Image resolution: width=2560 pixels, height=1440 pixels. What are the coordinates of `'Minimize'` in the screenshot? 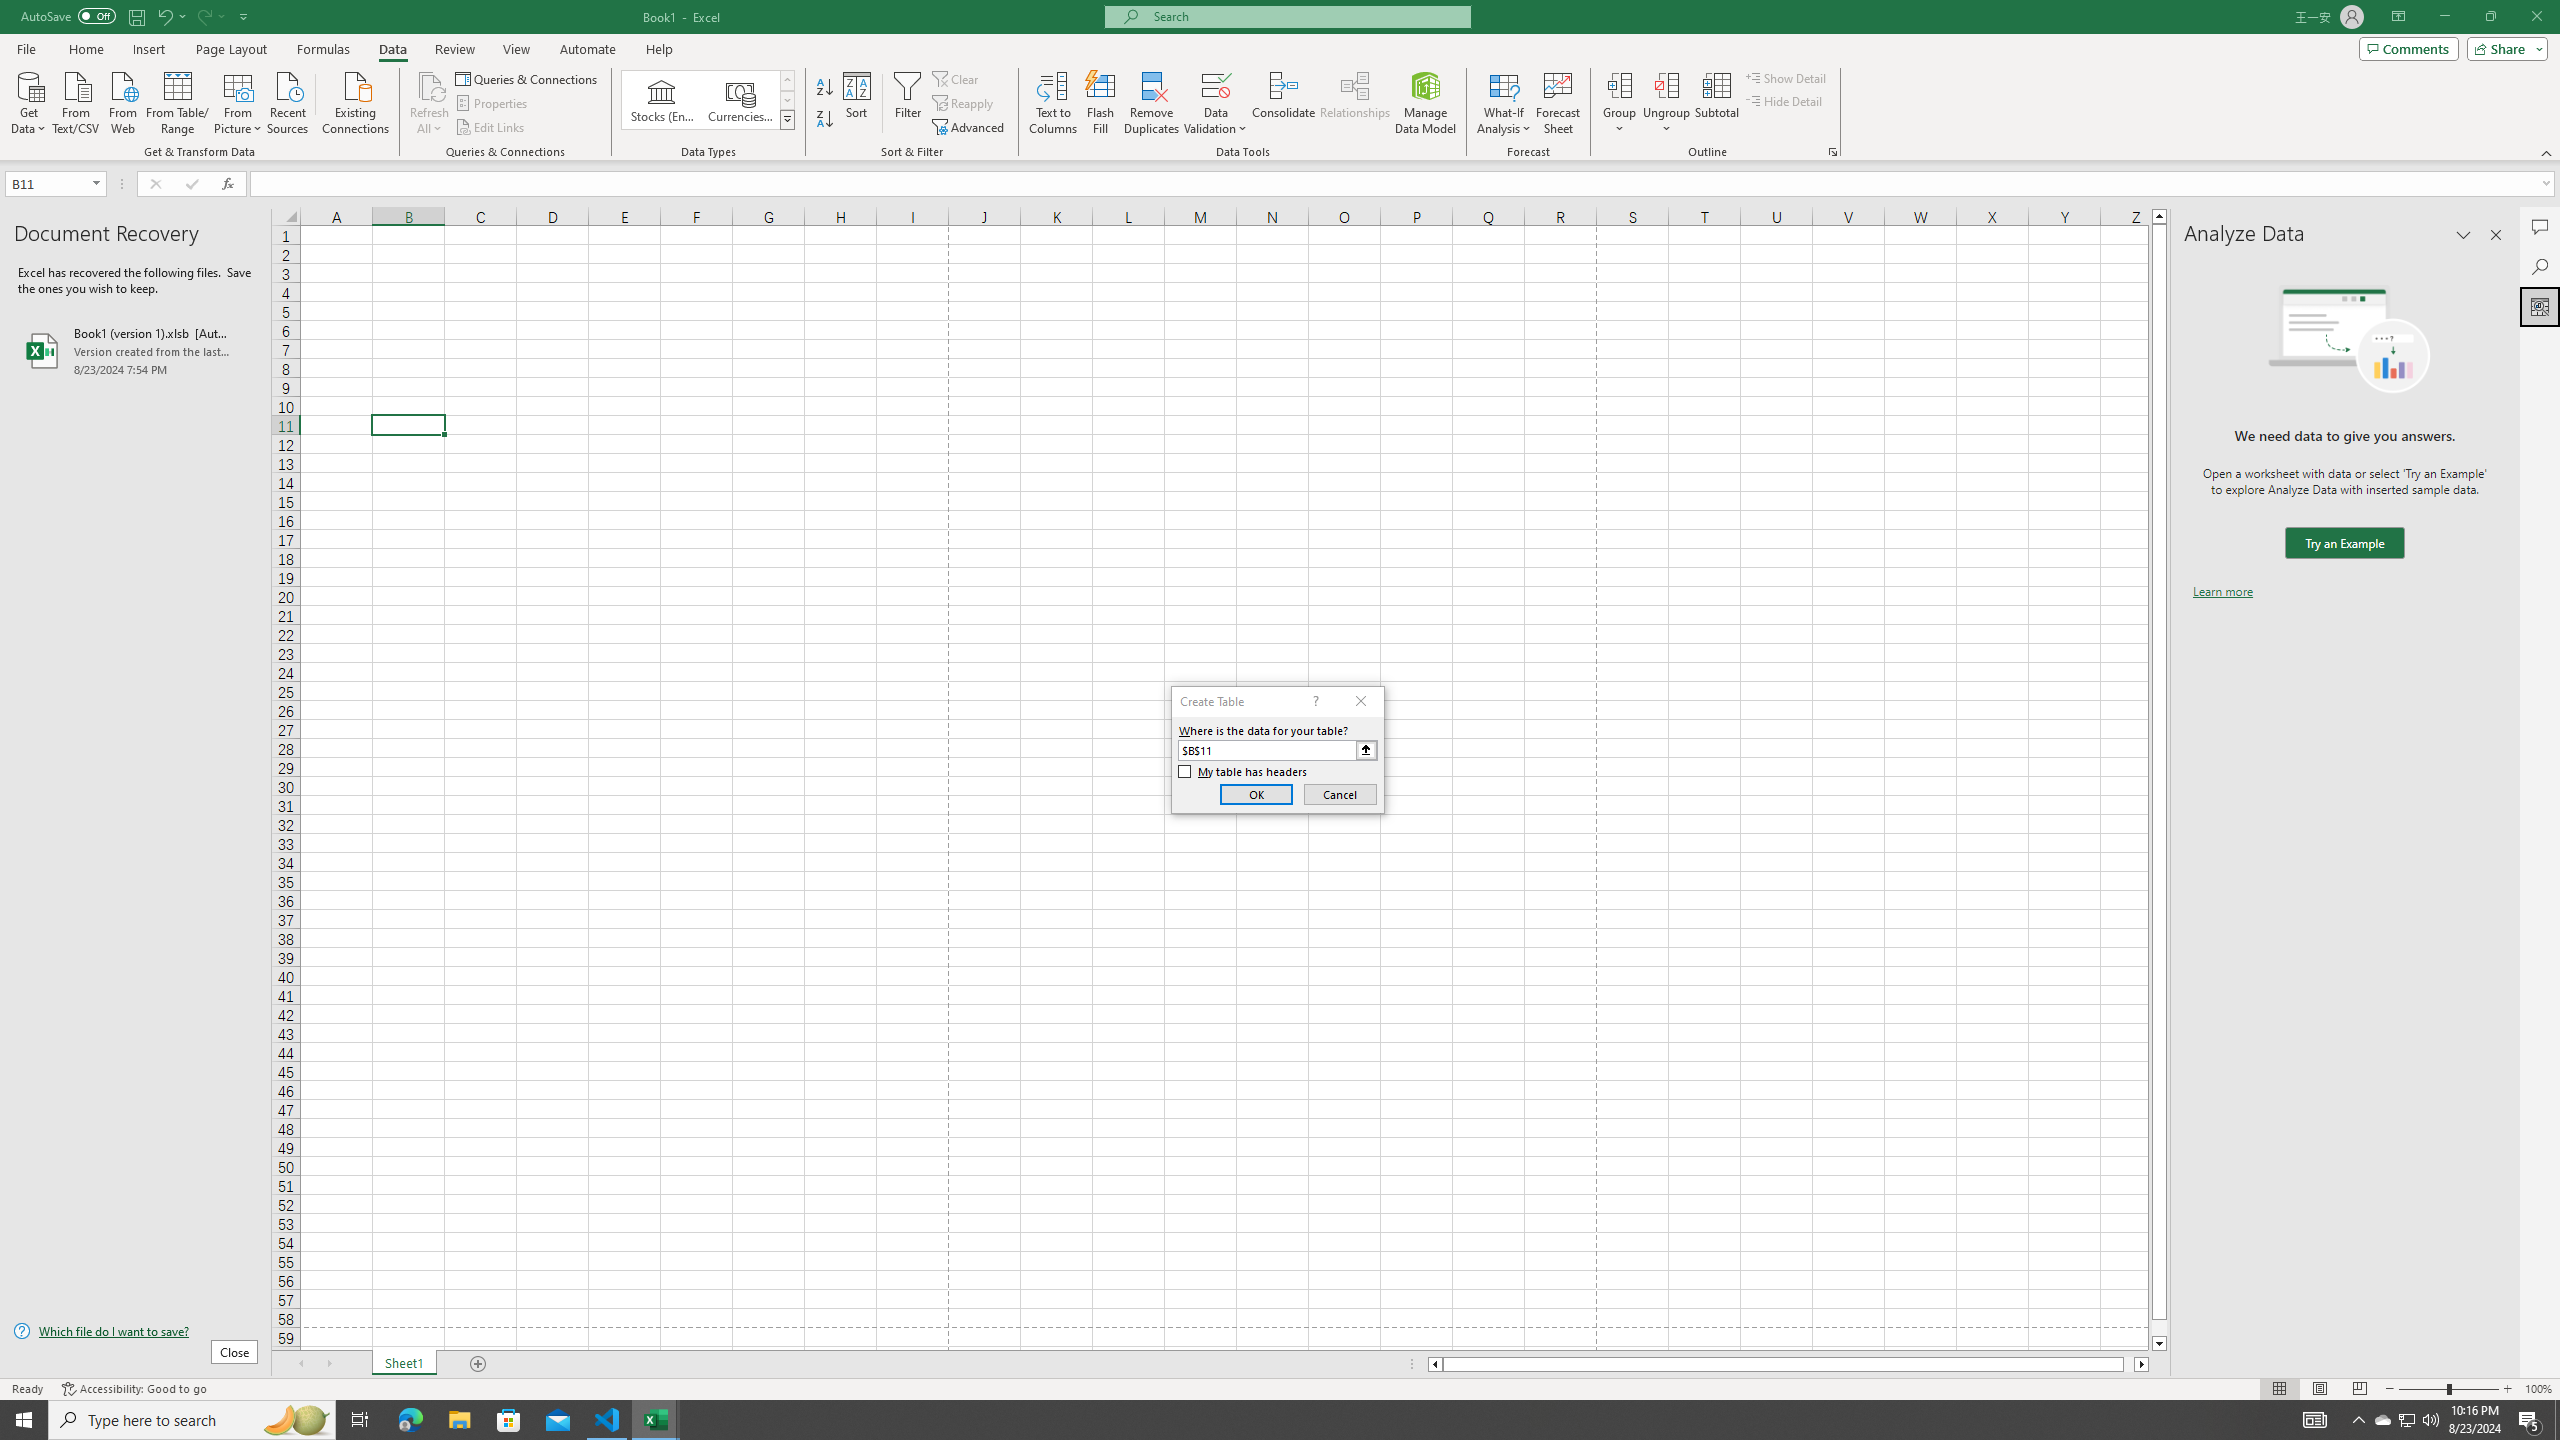 It's located at (2443, 16).